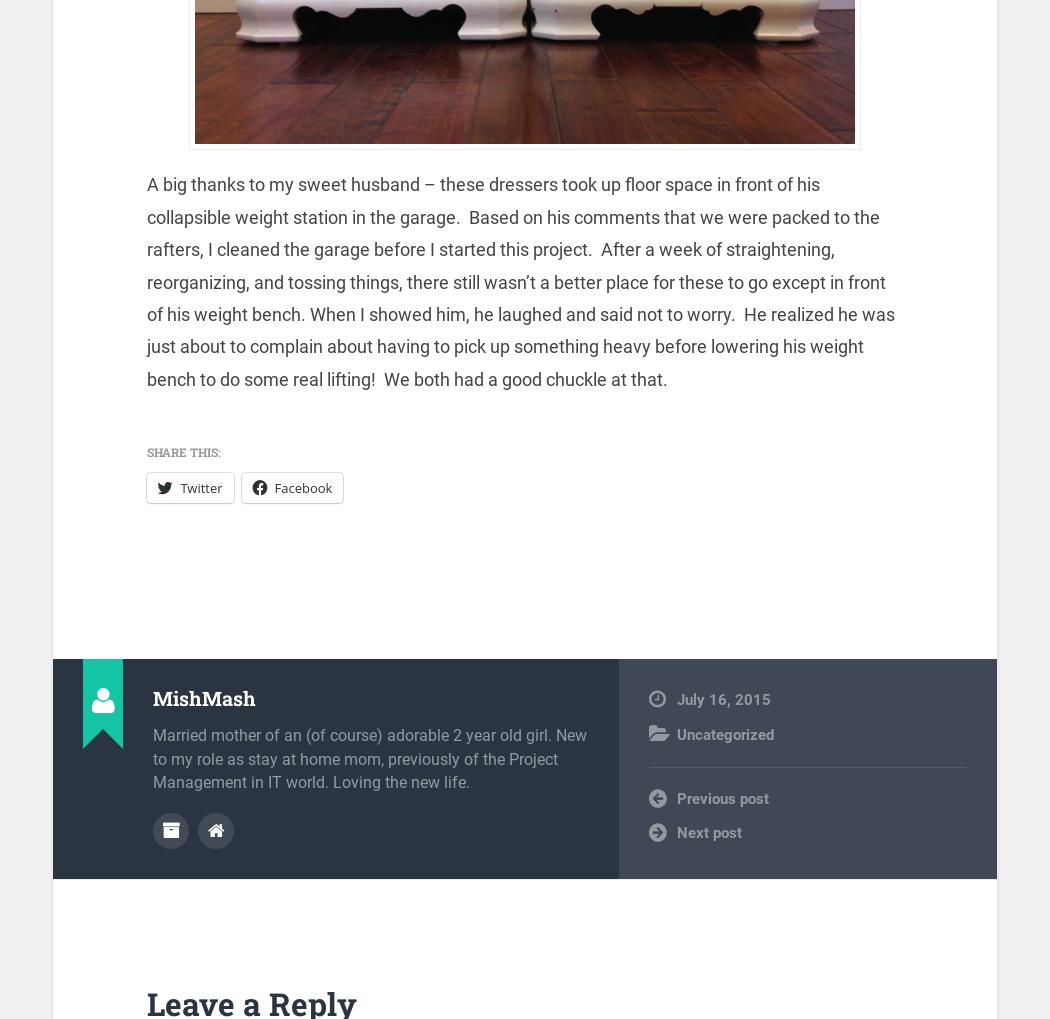 The height and width of the screenshot is (1019, 1050). What do you see at coordinates (199, 485) in the screenshot?
I see `'Twitter'` at bounding box center [199, 485].